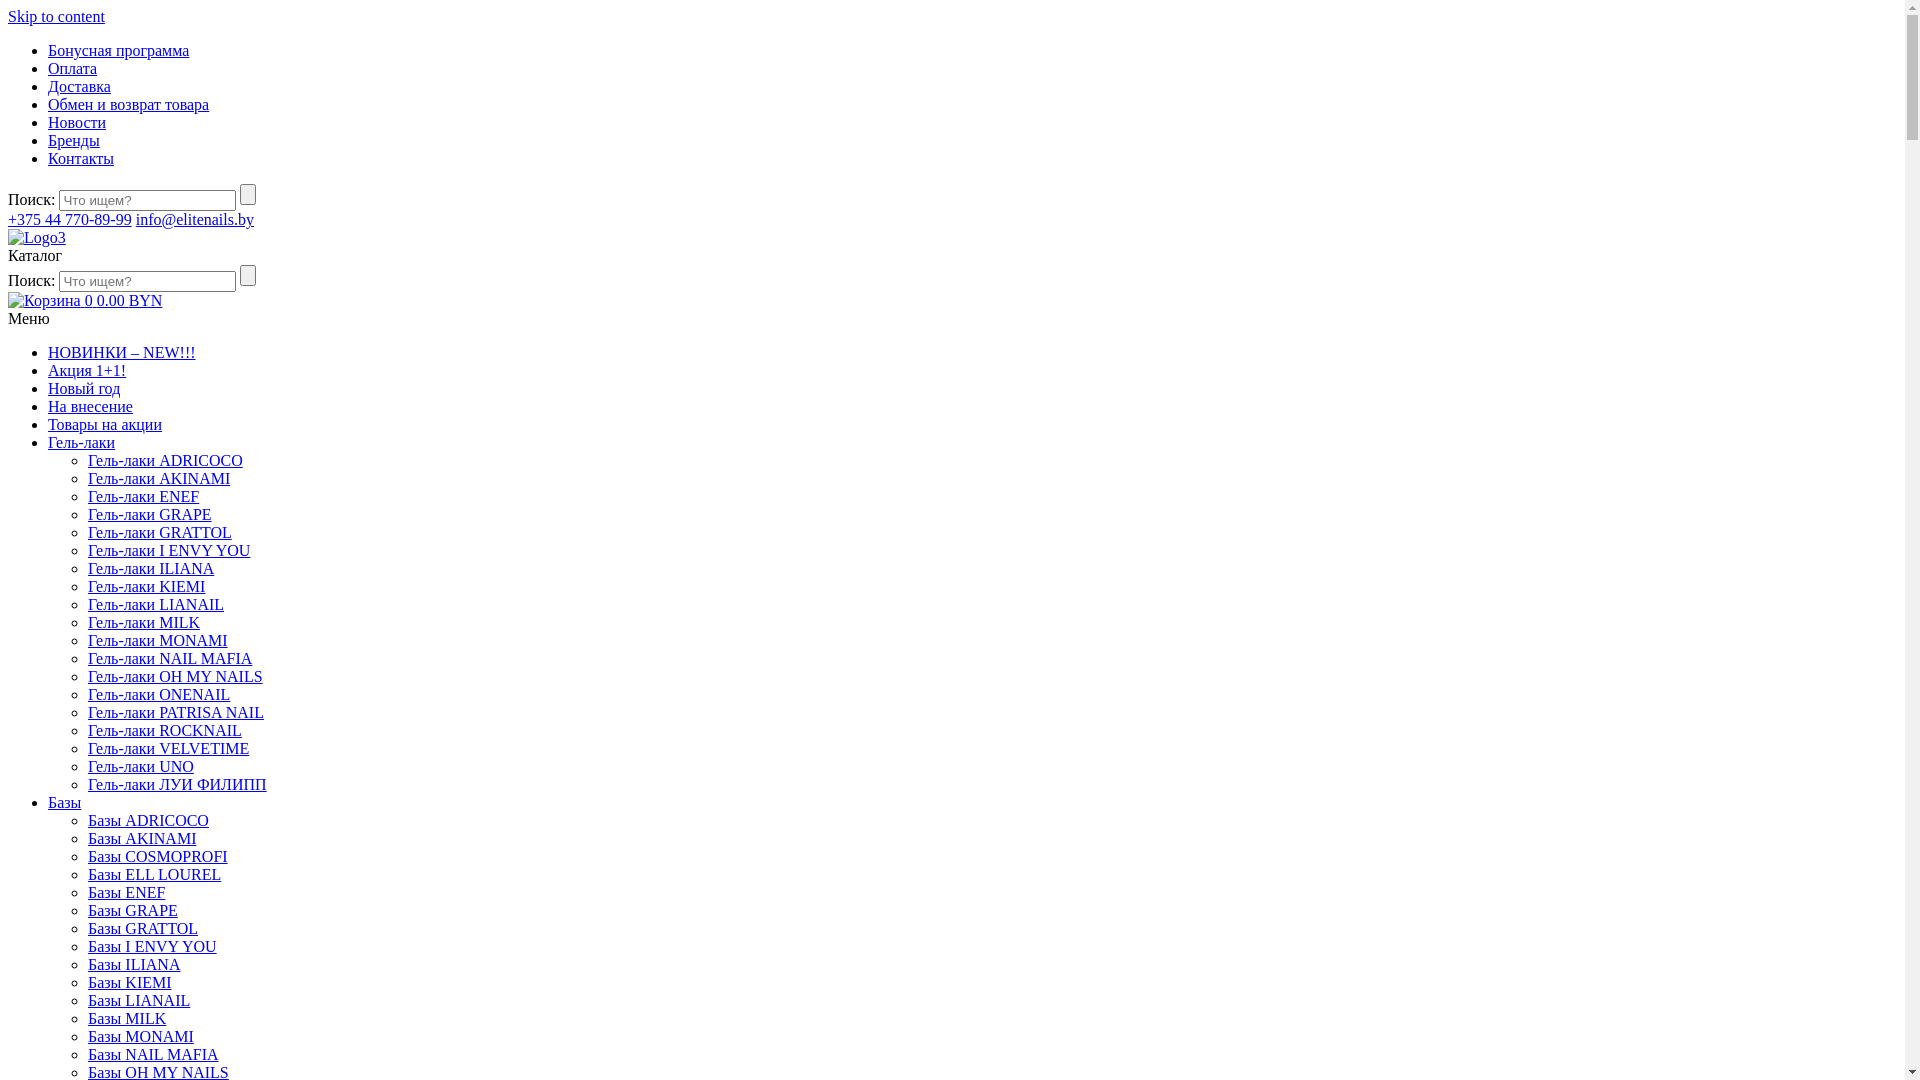 This screenshot has width=1920, height=1080. Describe the element at coordinates (56, 16) in the screenshot. I see `'Skip to content'` at that location.